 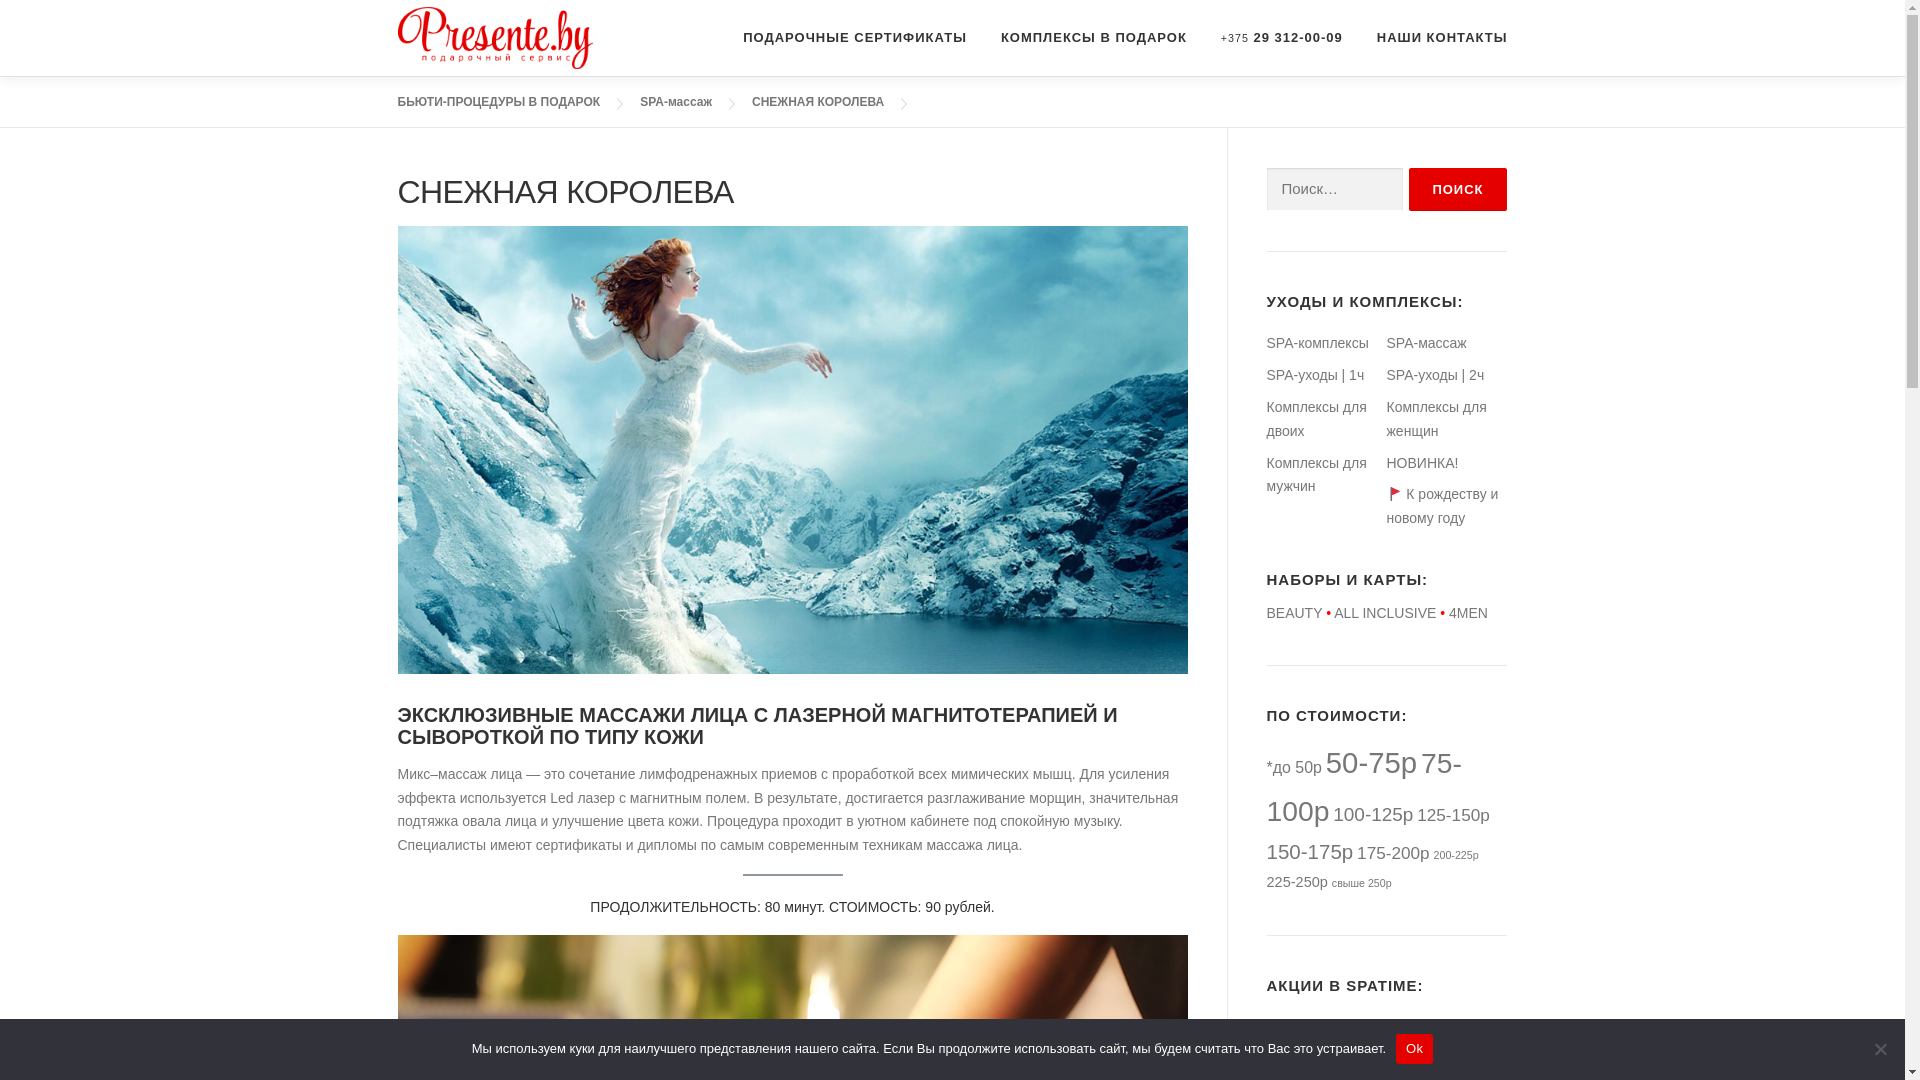 What do you see at coordinates (1265, 612) in the screenshot?
I see `'BEAUTY'` at bounding box center [1265, 612].